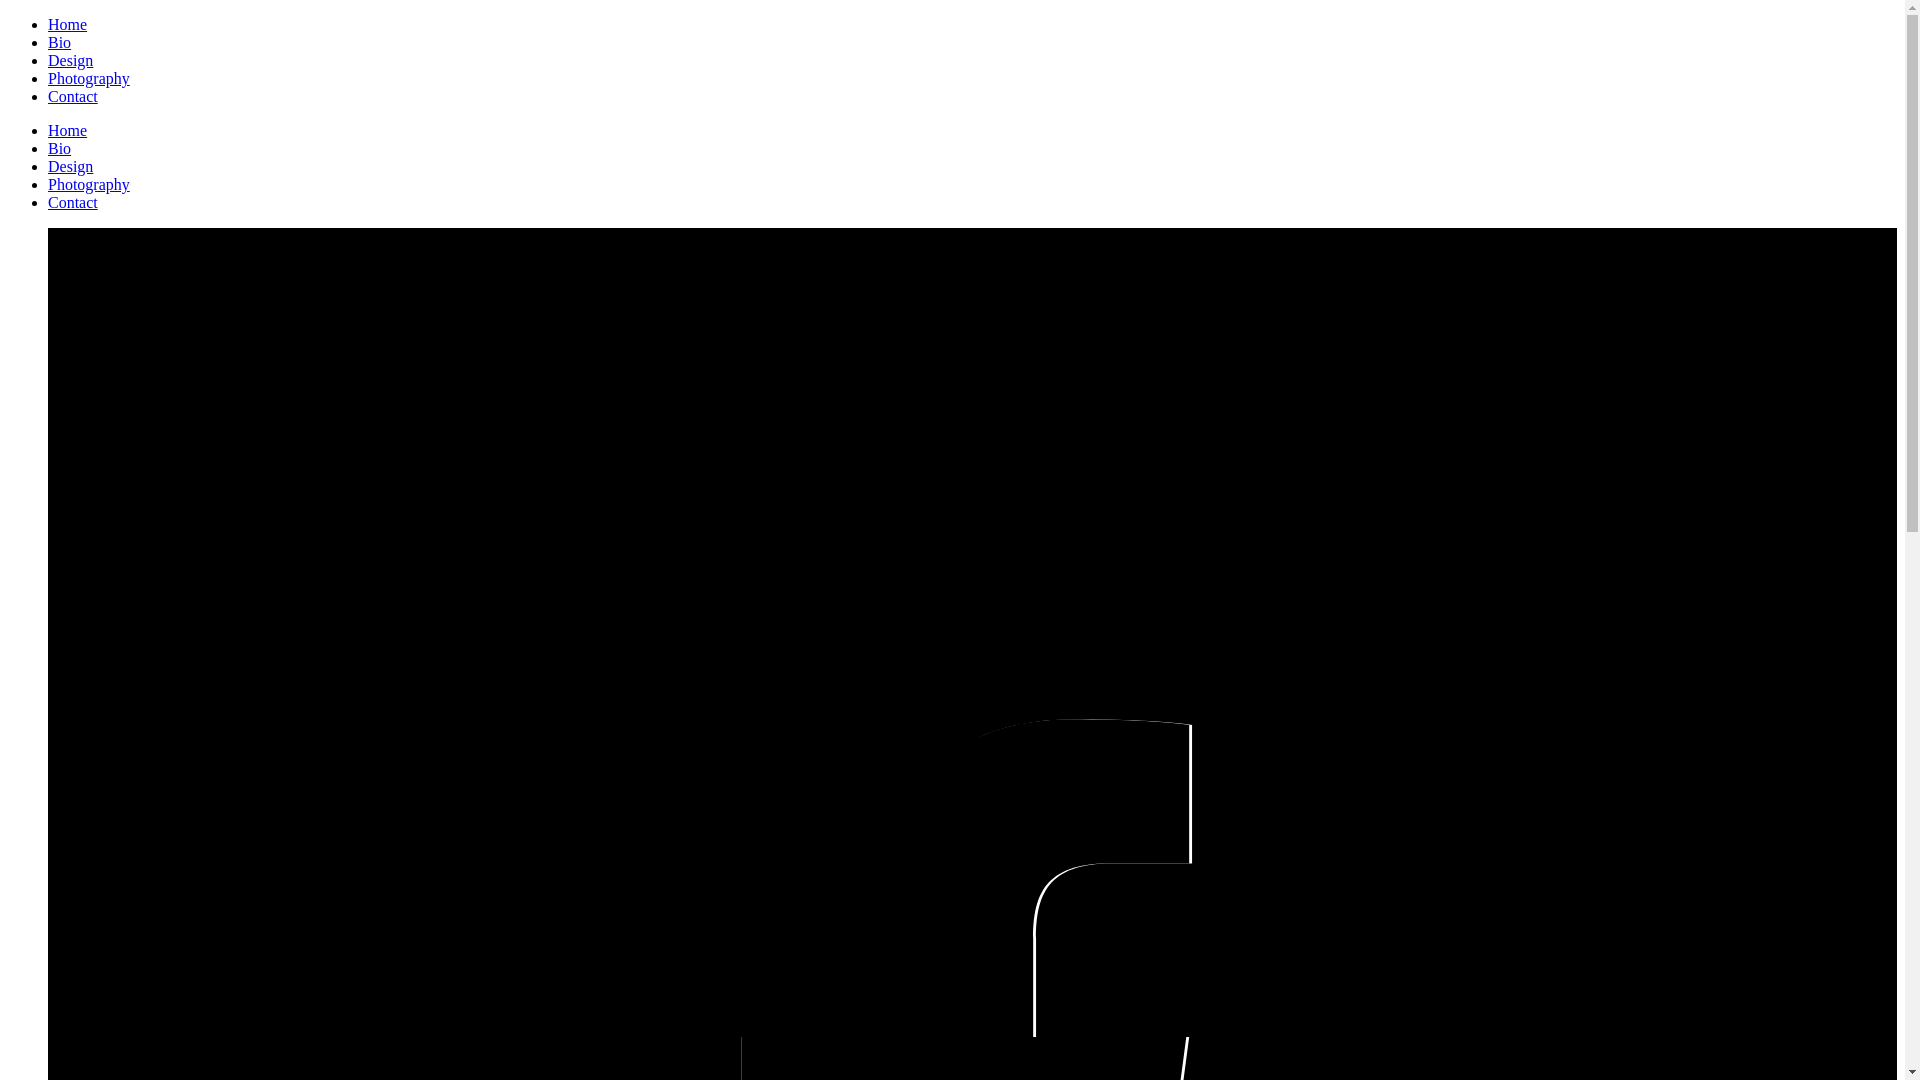  I want to click on 'Home', so click(48, 24).